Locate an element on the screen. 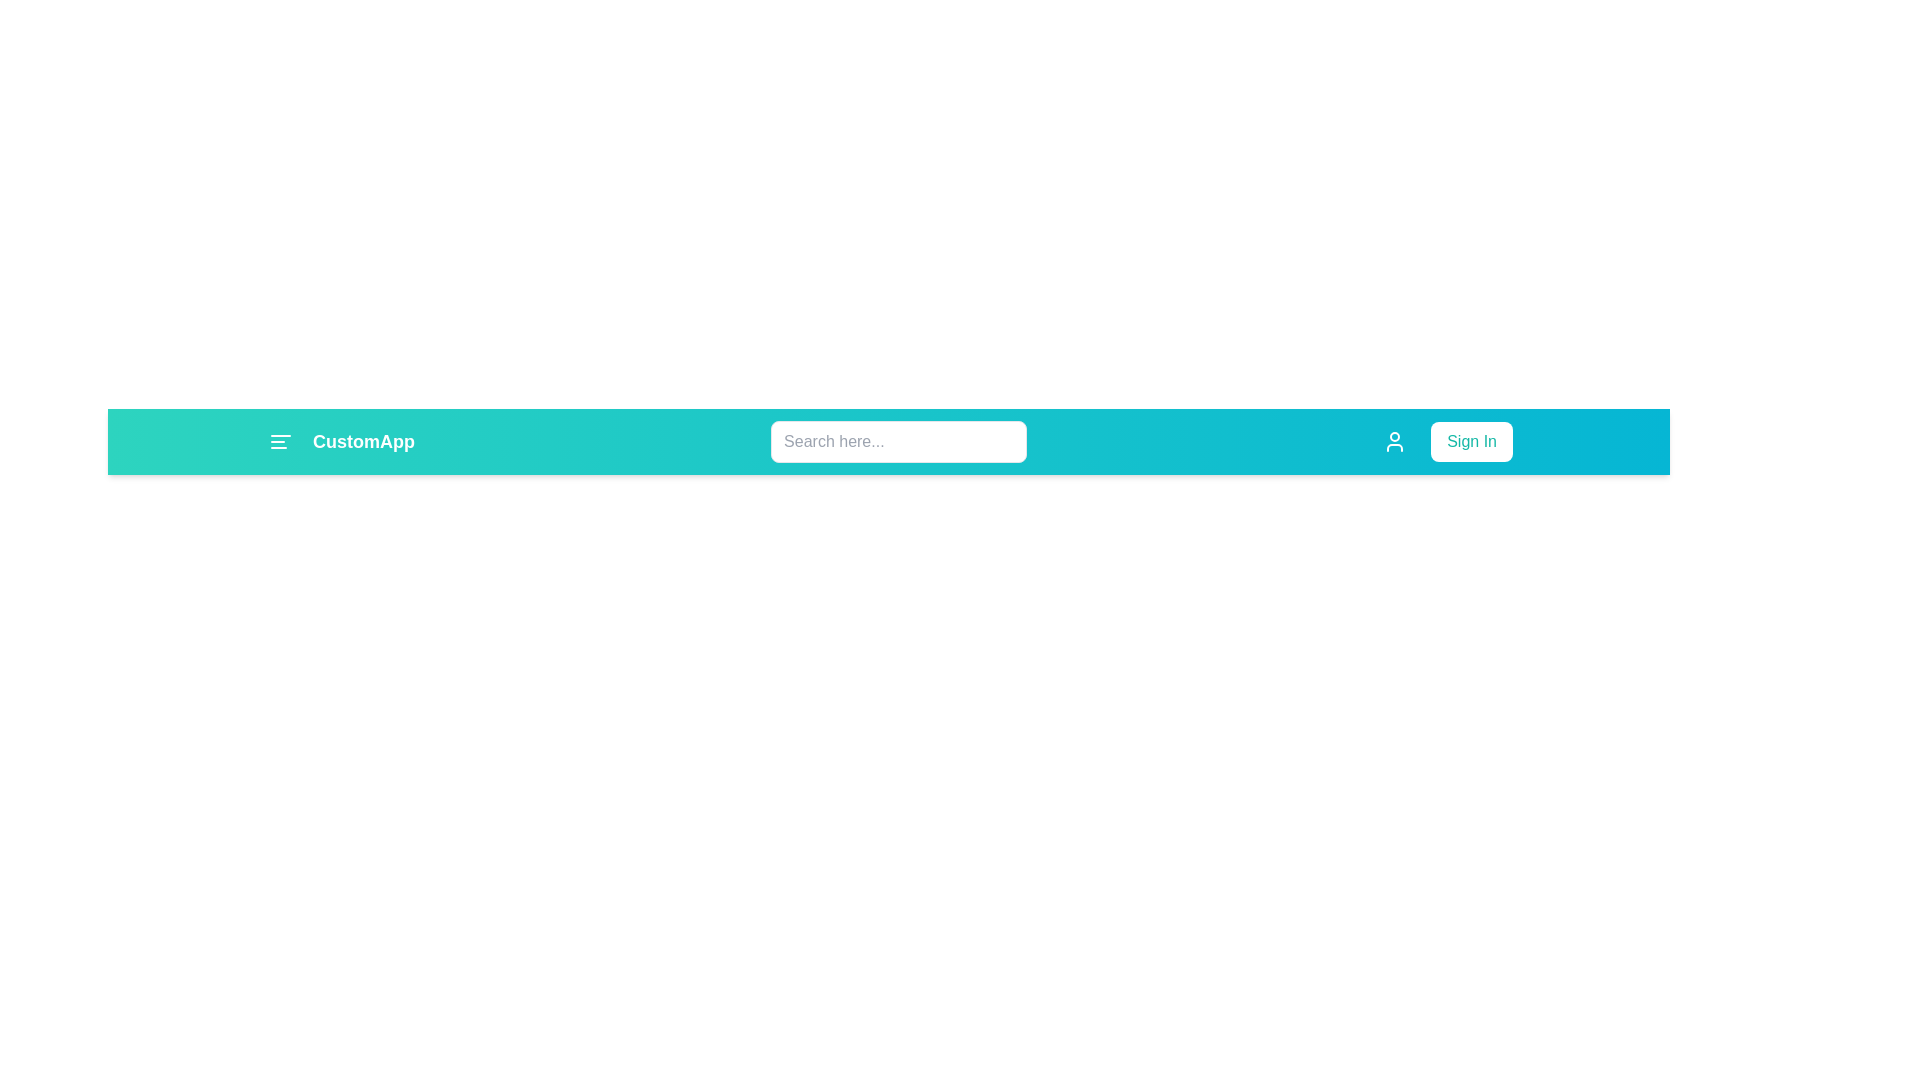  the button at user_button to observe its hover effect is located at coordinates (1394, 441).